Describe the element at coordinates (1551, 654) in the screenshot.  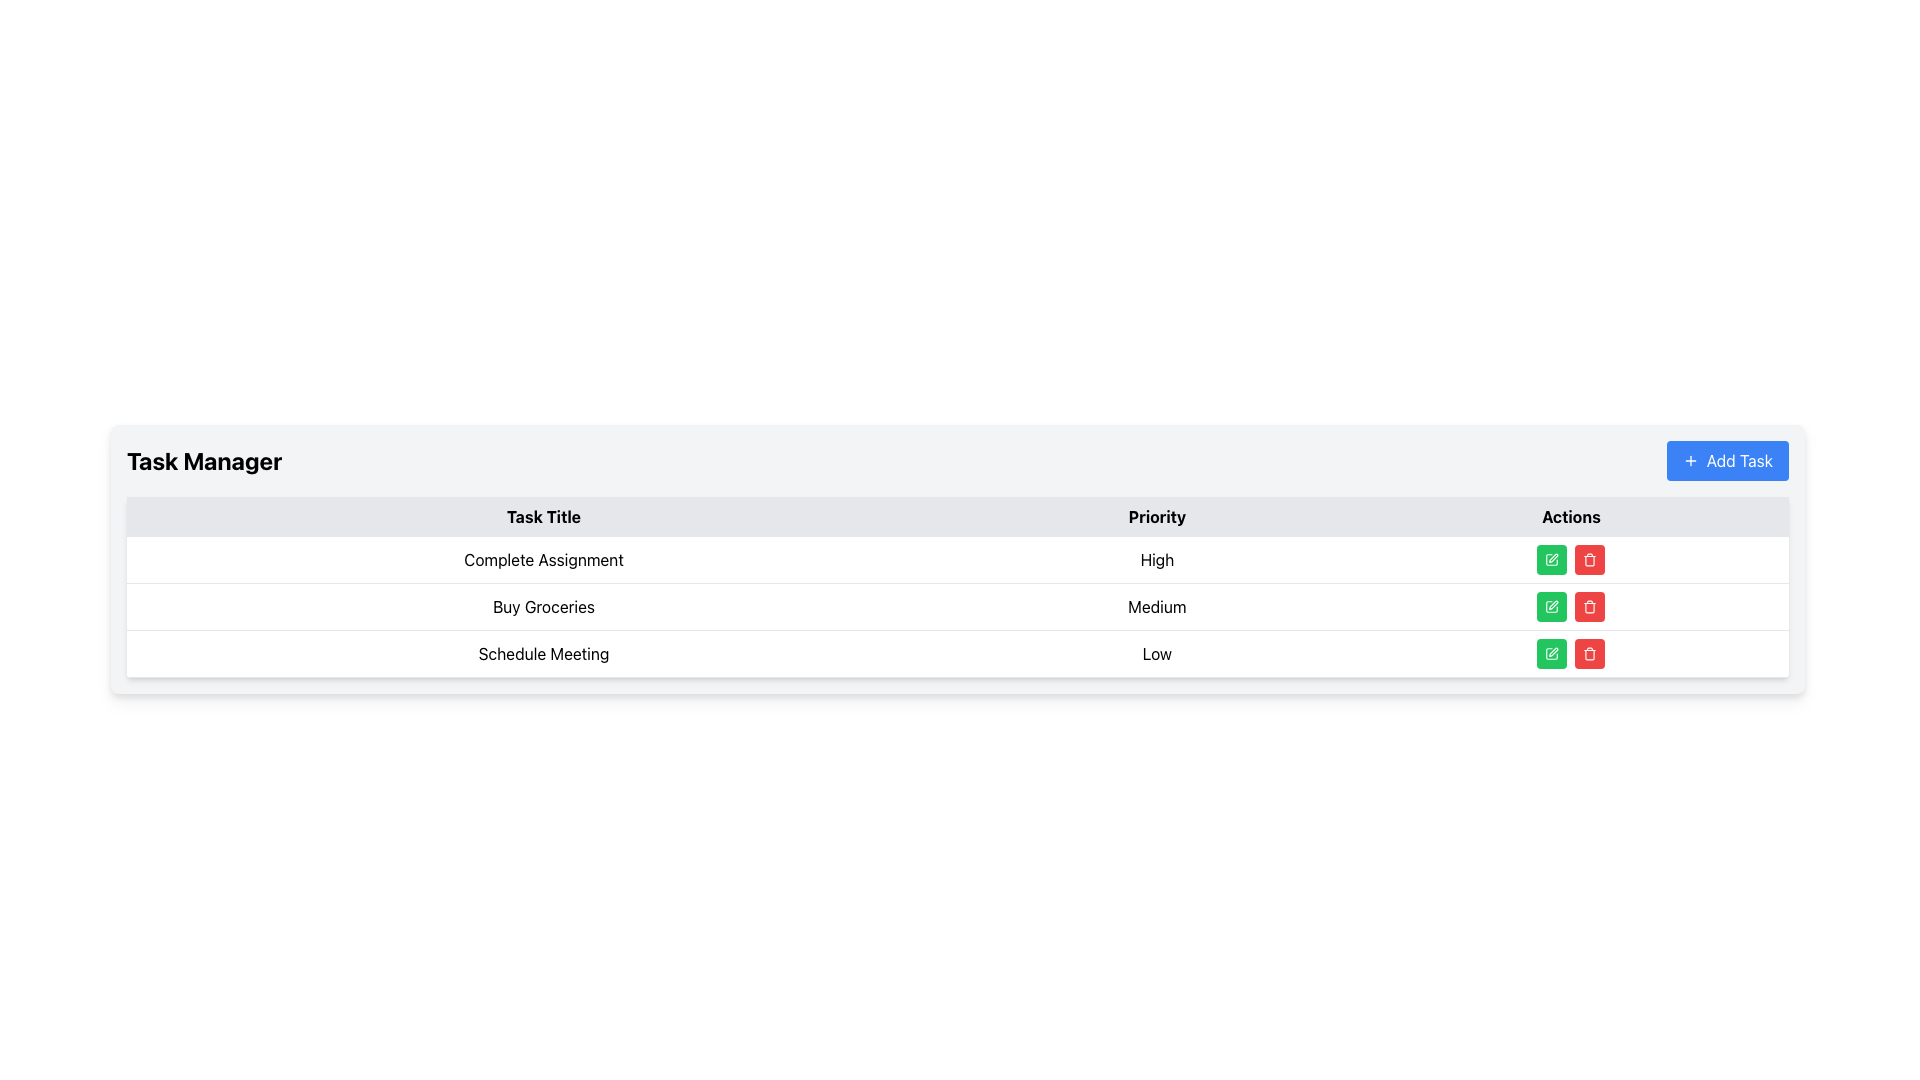
I see `the button in the 'Actions' column of the last row, which is used to modify or edit the details of the task labeled 'Schedule Meeting' with 'Low' priority` at that location.